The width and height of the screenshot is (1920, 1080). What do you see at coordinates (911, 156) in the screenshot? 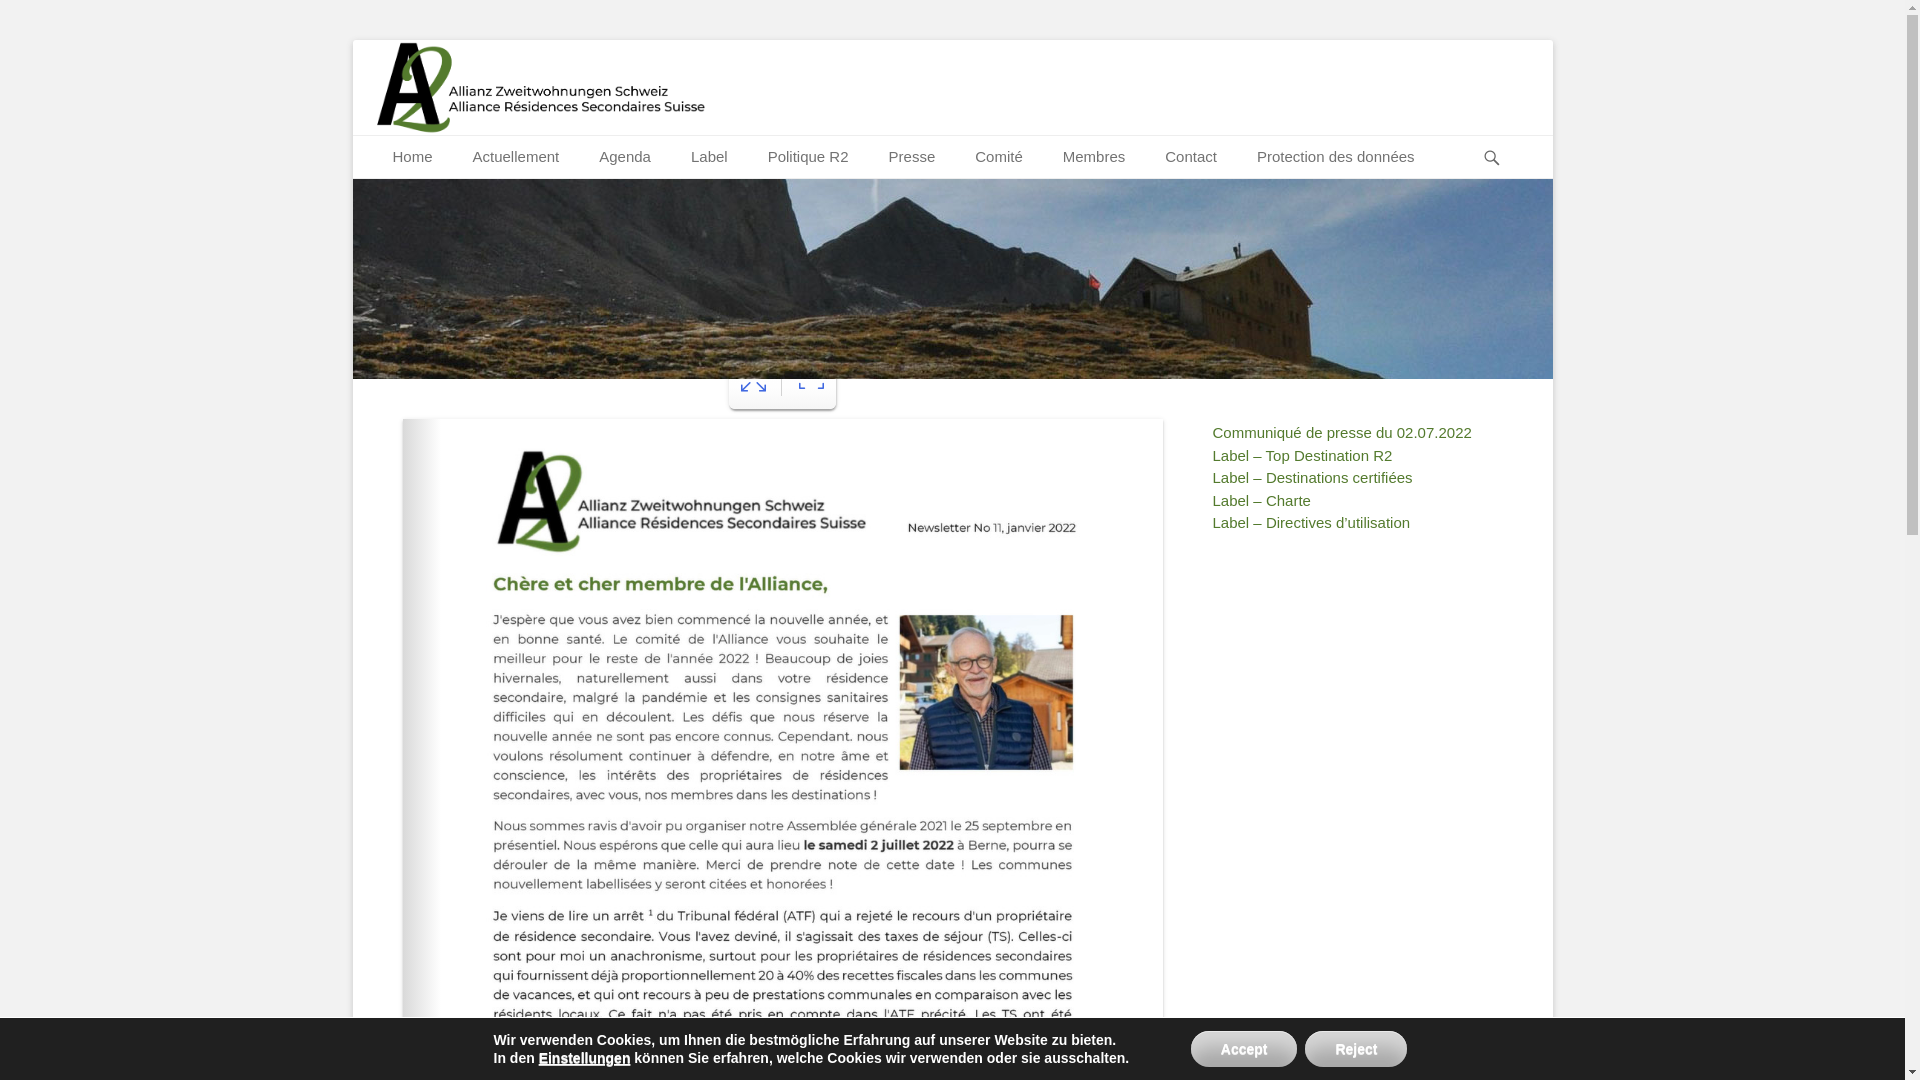
I see `'Presse'` at bounding box center [911, 156].